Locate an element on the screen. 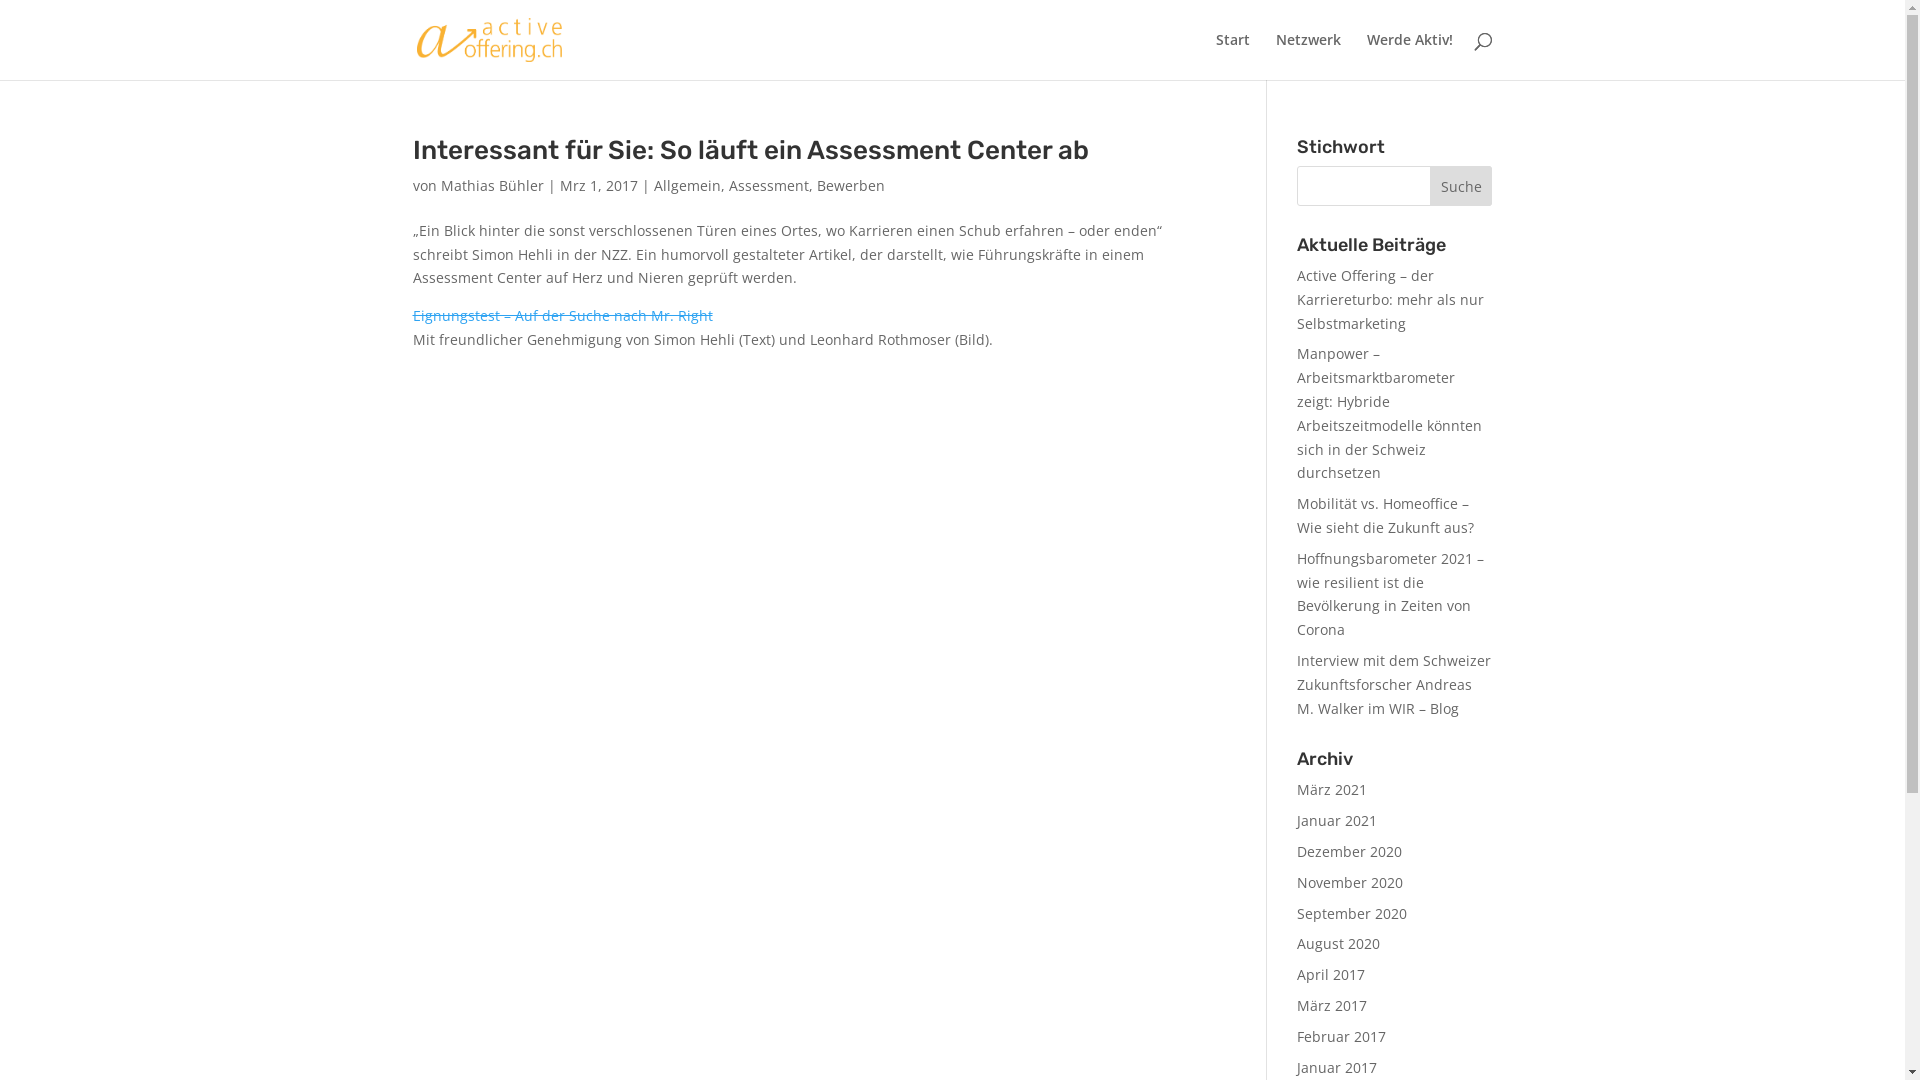 Image resolution: width=1920 pixels, height=1080 pixels. 'Start' is located at coordinates (1232, 55).